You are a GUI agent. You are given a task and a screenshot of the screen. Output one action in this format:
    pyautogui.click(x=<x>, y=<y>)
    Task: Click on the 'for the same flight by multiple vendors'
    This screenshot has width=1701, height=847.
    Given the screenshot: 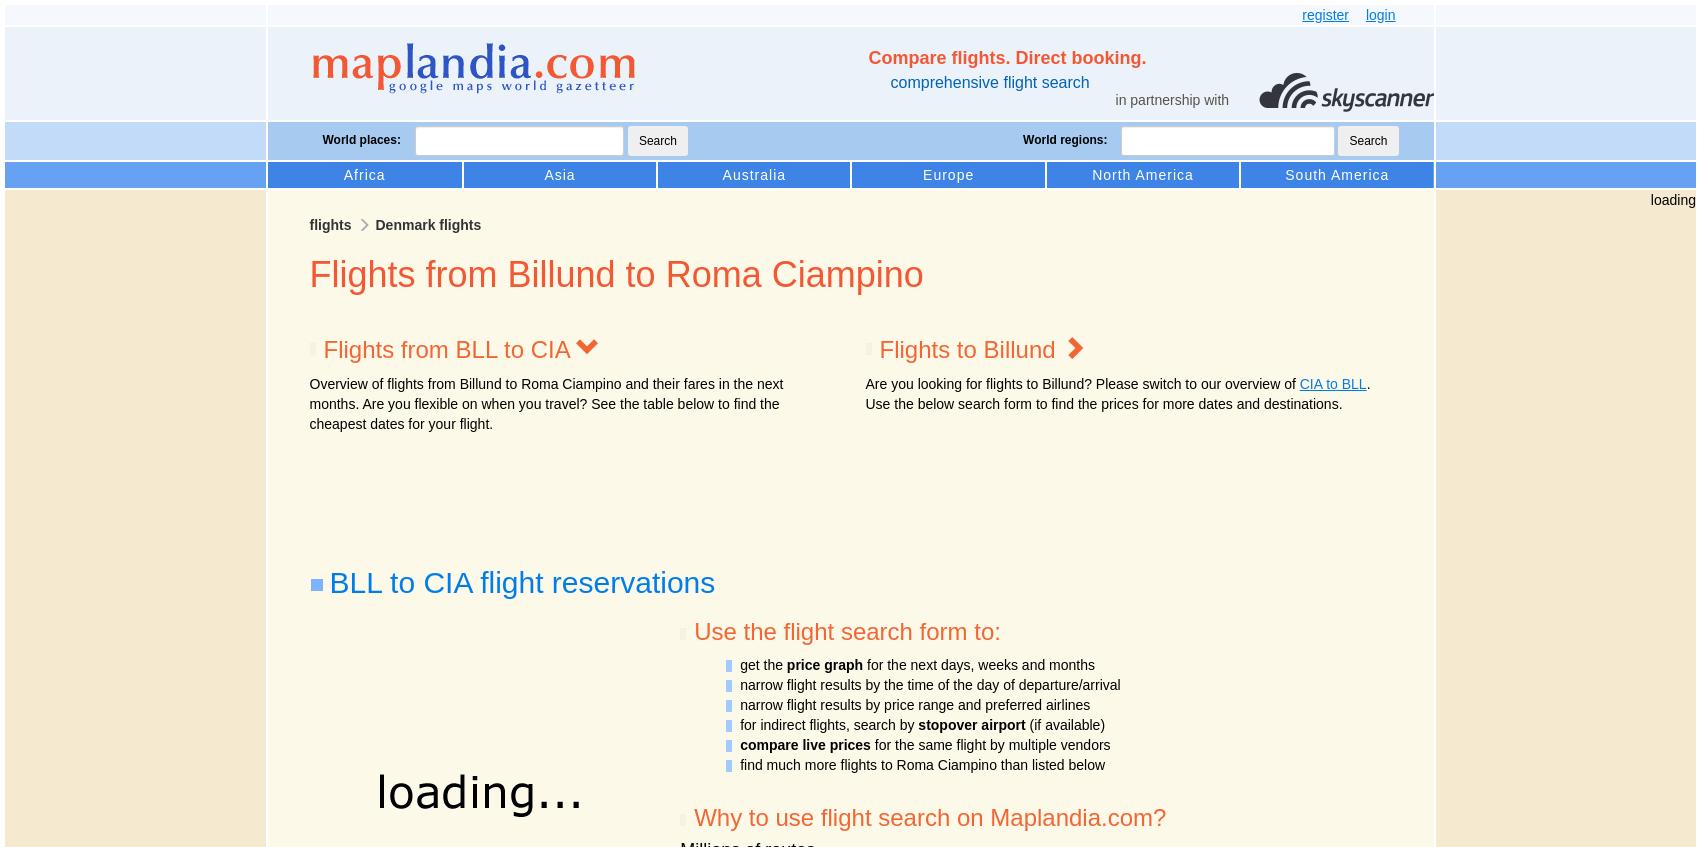 What is the action you would take?
    pyautogui.click(x=989, y=743)
    